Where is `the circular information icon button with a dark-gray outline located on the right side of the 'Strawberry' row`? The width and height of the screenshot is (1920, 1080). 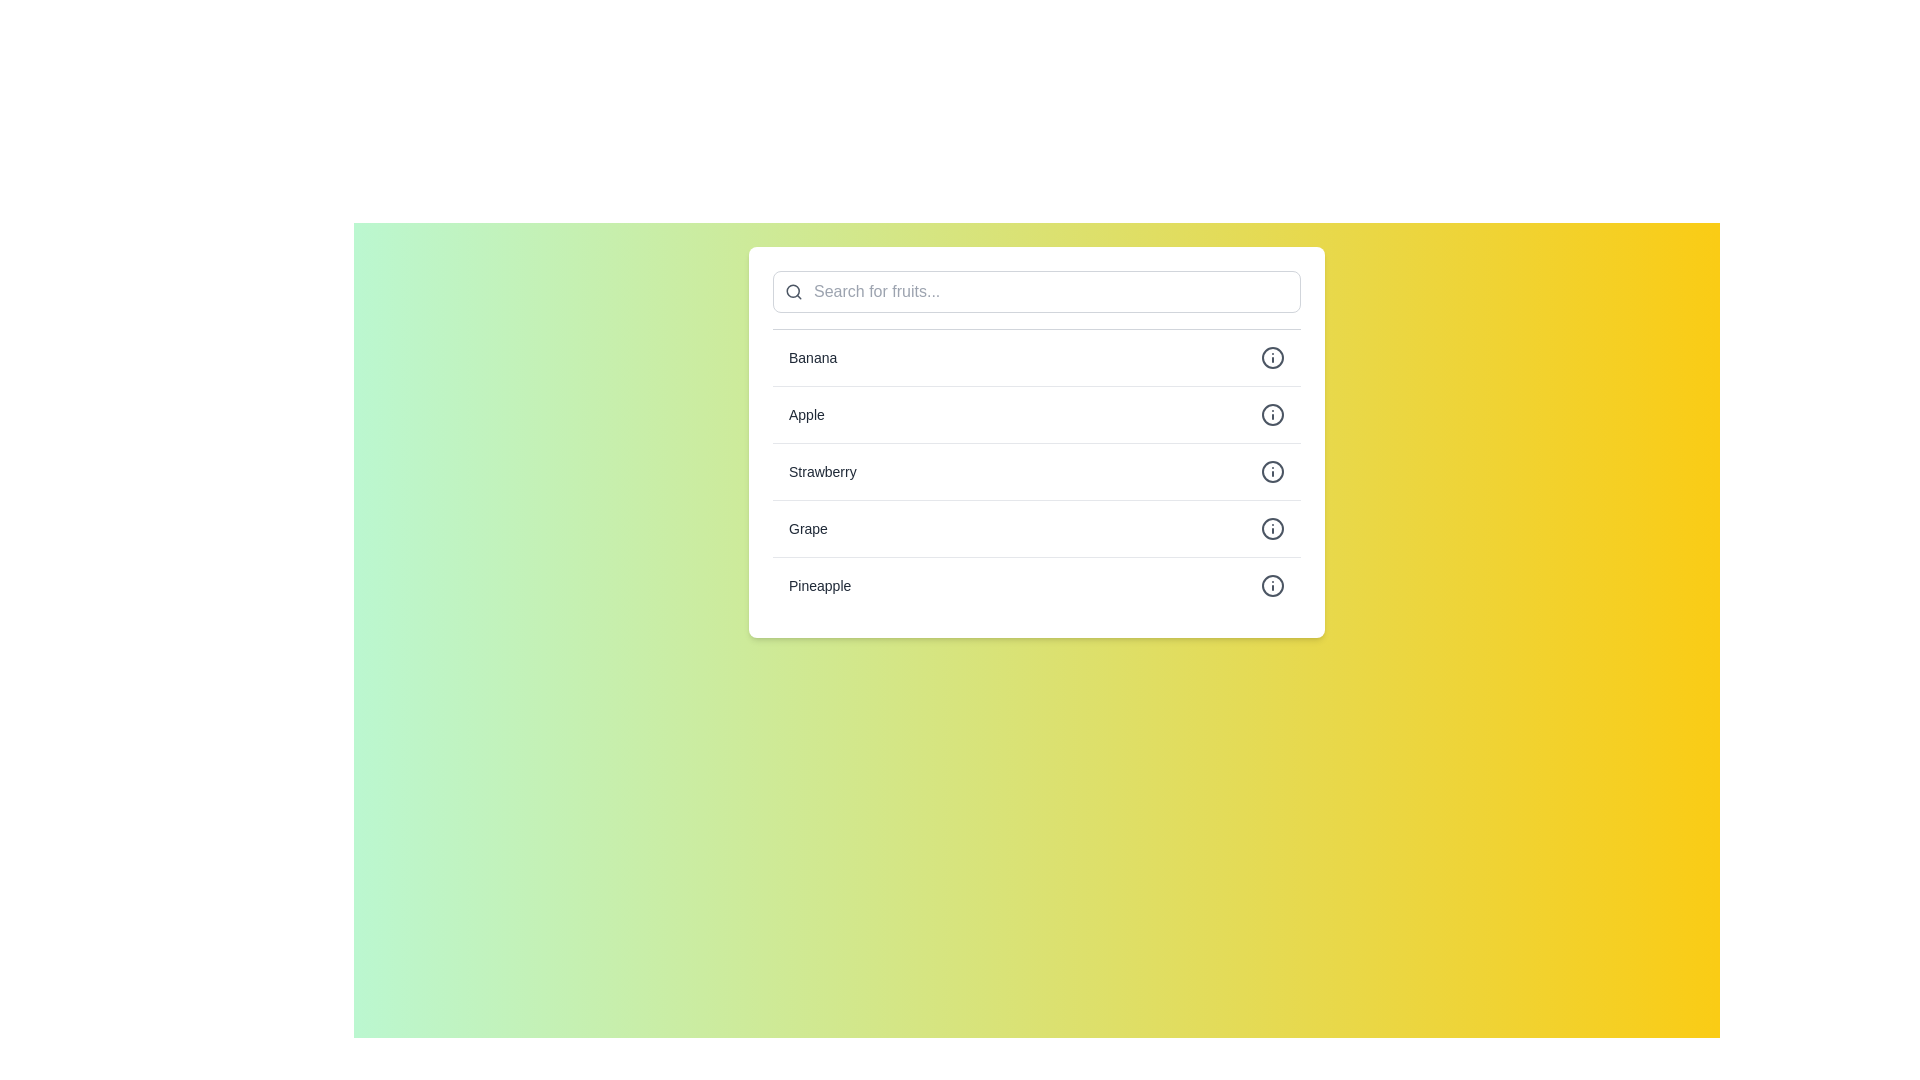 the circular information icon button with a dark-gray outline located on the right side of the 'Strawberry' row is located at coordinates (1271, 471).